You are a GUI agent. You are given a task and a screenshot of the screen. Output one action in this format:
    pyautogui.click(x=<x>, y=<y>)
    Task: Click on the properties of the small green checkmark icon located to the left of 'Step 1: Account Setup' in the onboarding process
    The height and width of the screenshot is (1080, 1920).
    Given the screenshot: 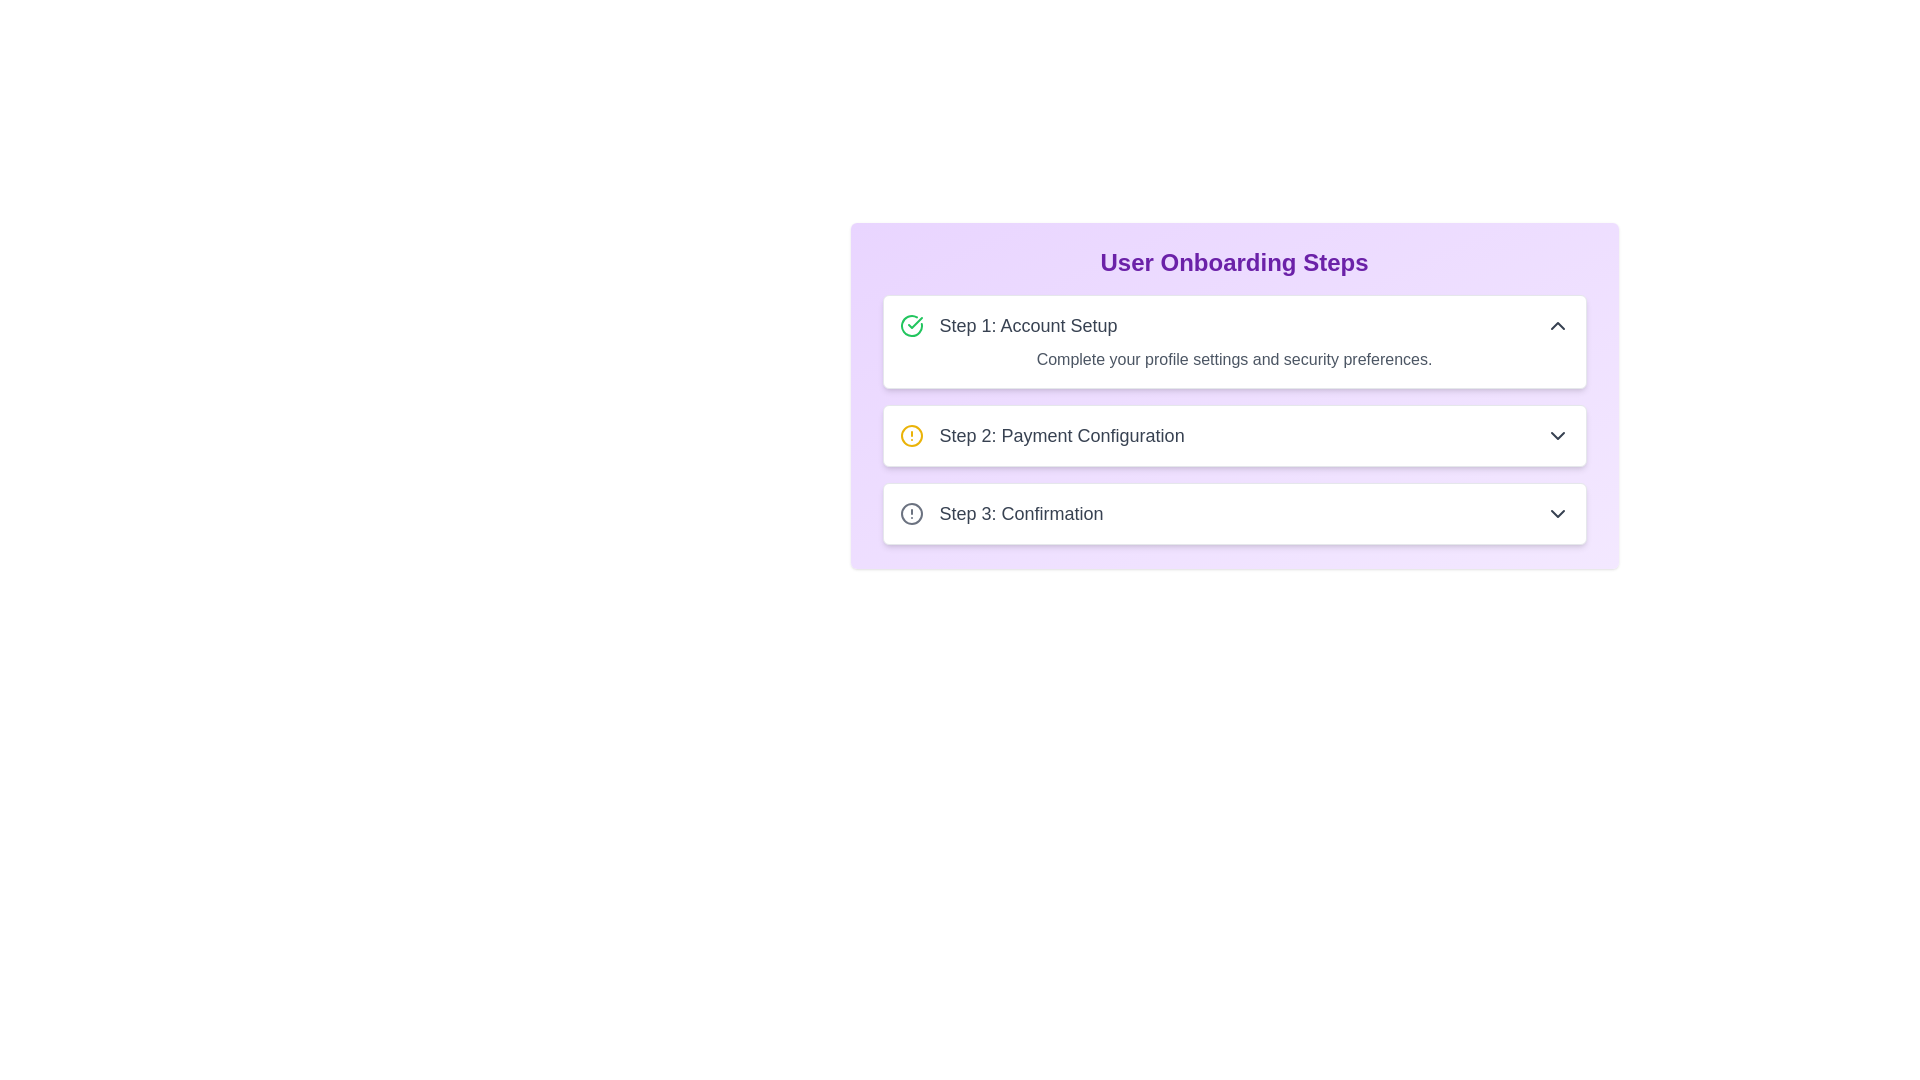 What is the action you would take?
    pyautogui.click(x=914, y=322)
    